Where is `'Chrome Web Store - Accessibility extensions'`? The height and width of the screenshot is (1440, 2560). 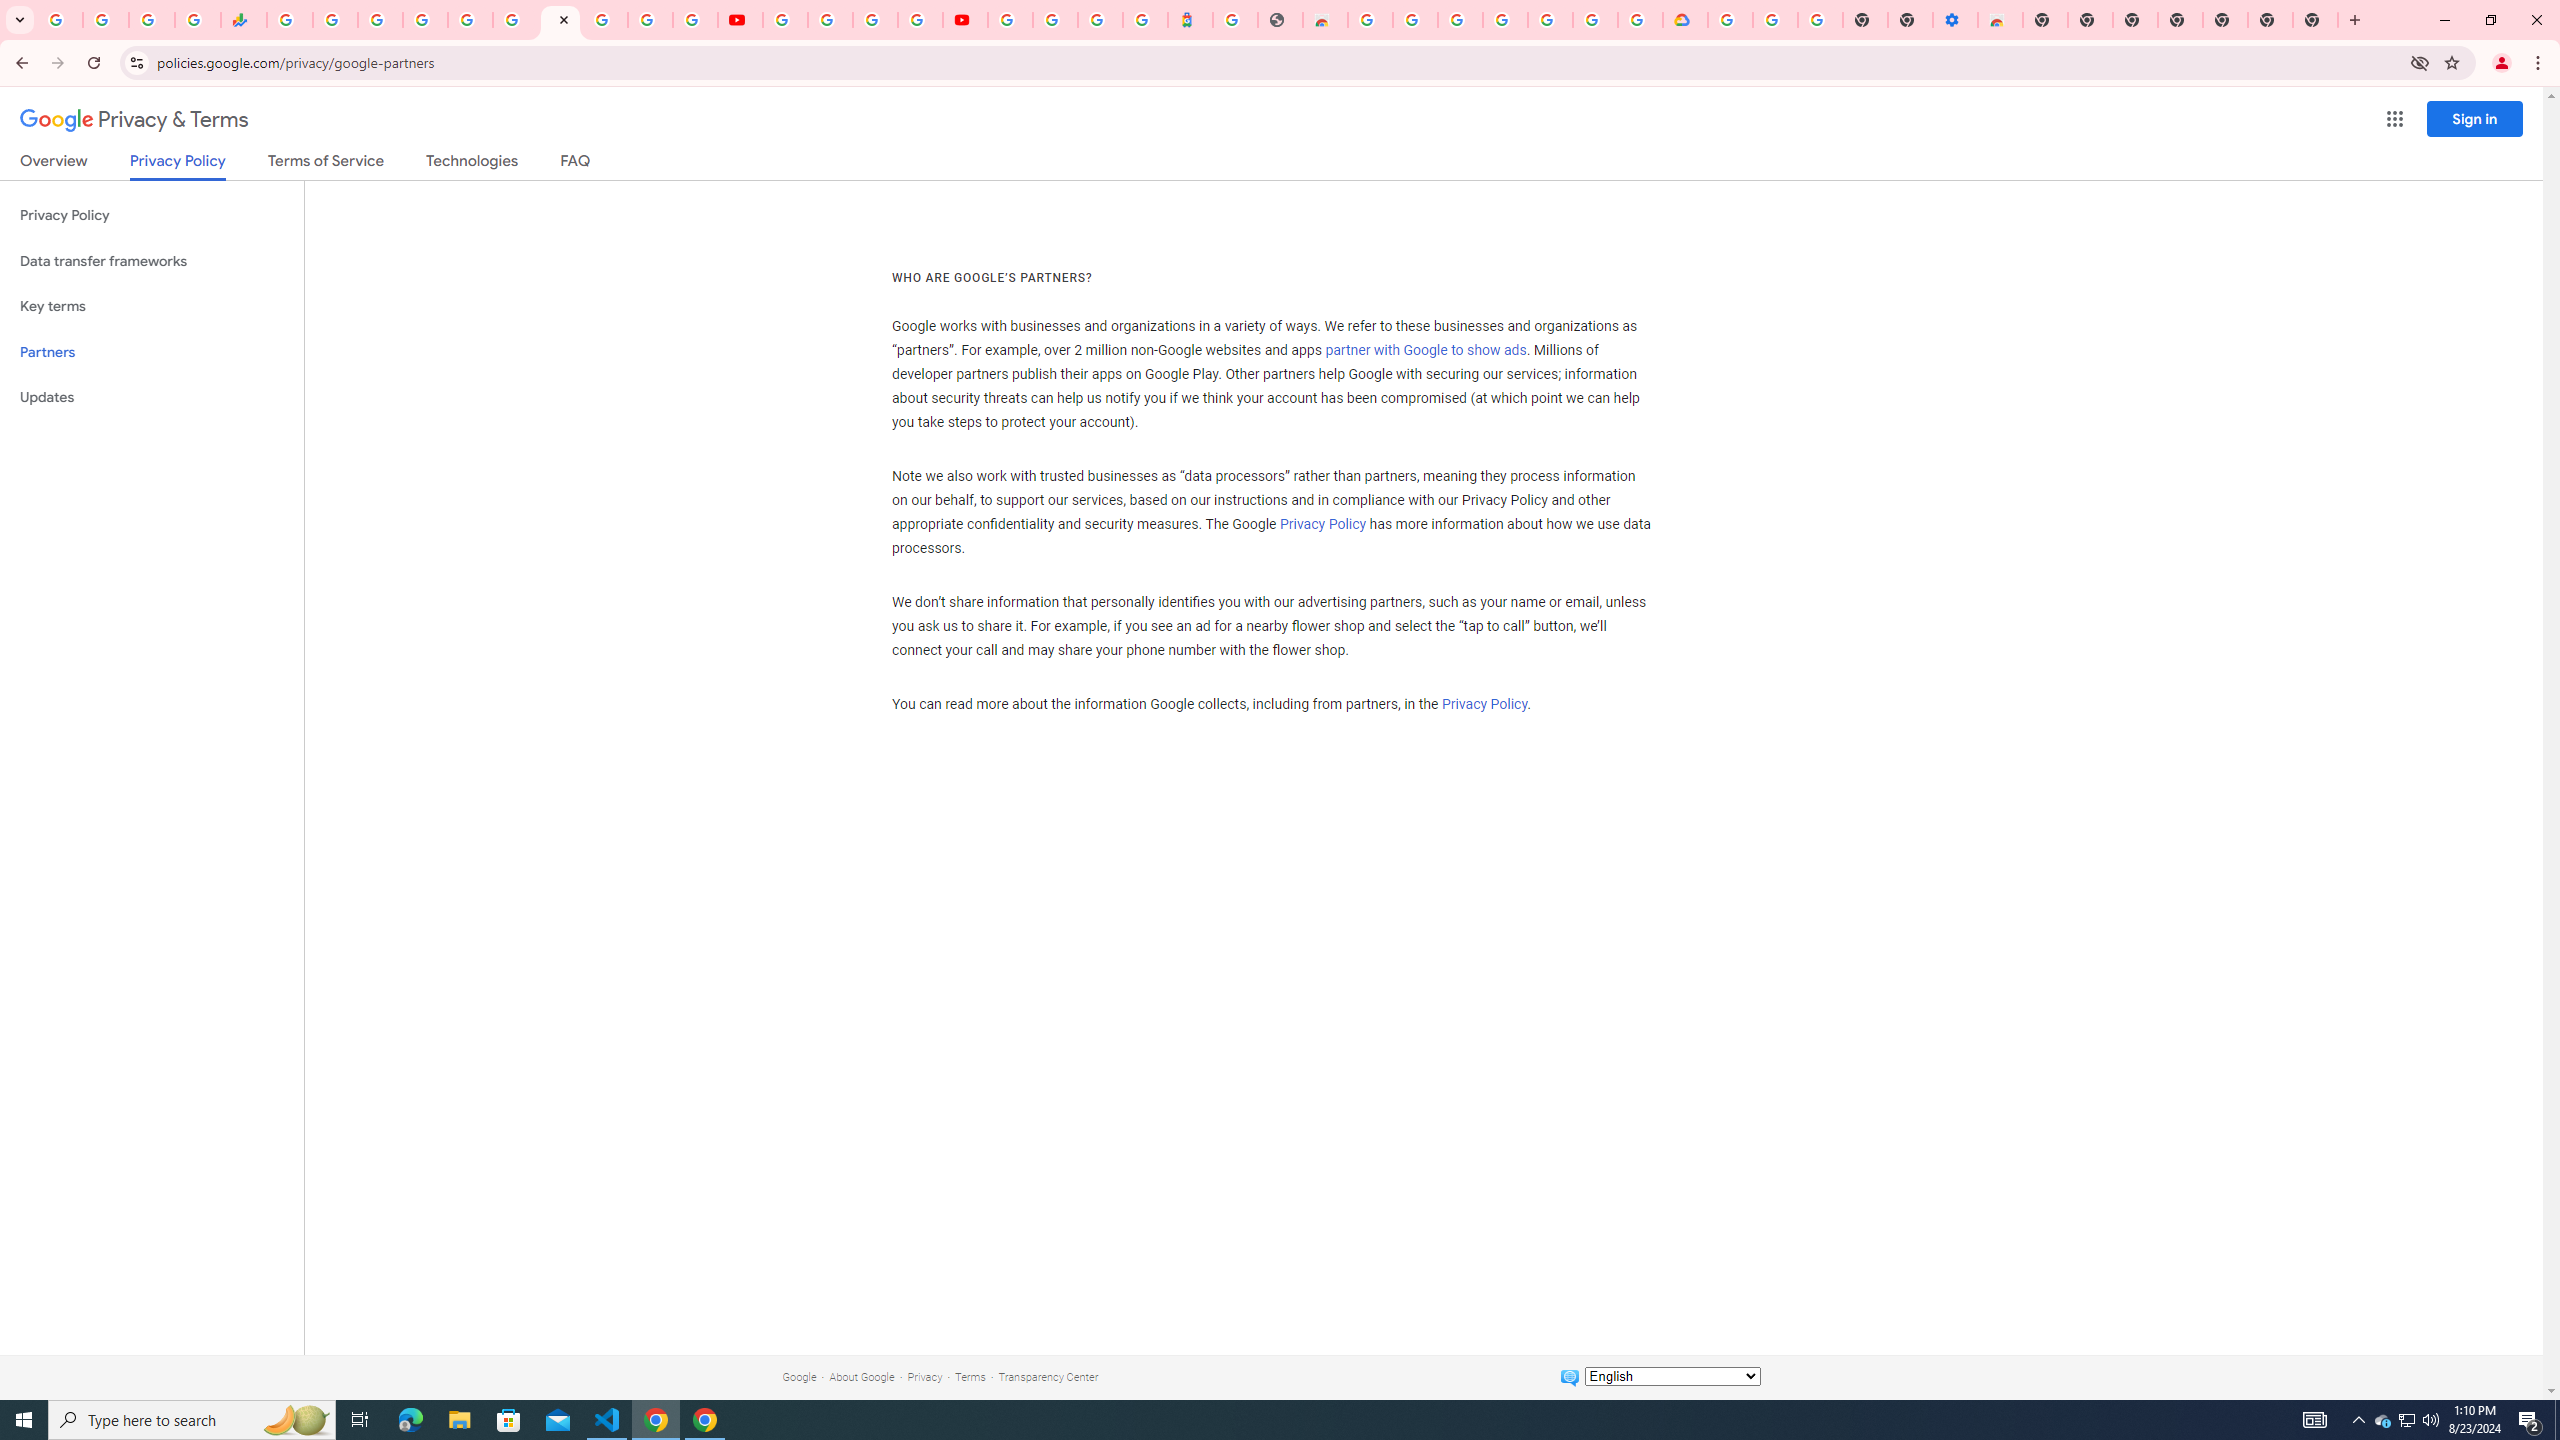
'Chrome Web Store - Accessibility extensions' is located at coordinates (2000, 19).